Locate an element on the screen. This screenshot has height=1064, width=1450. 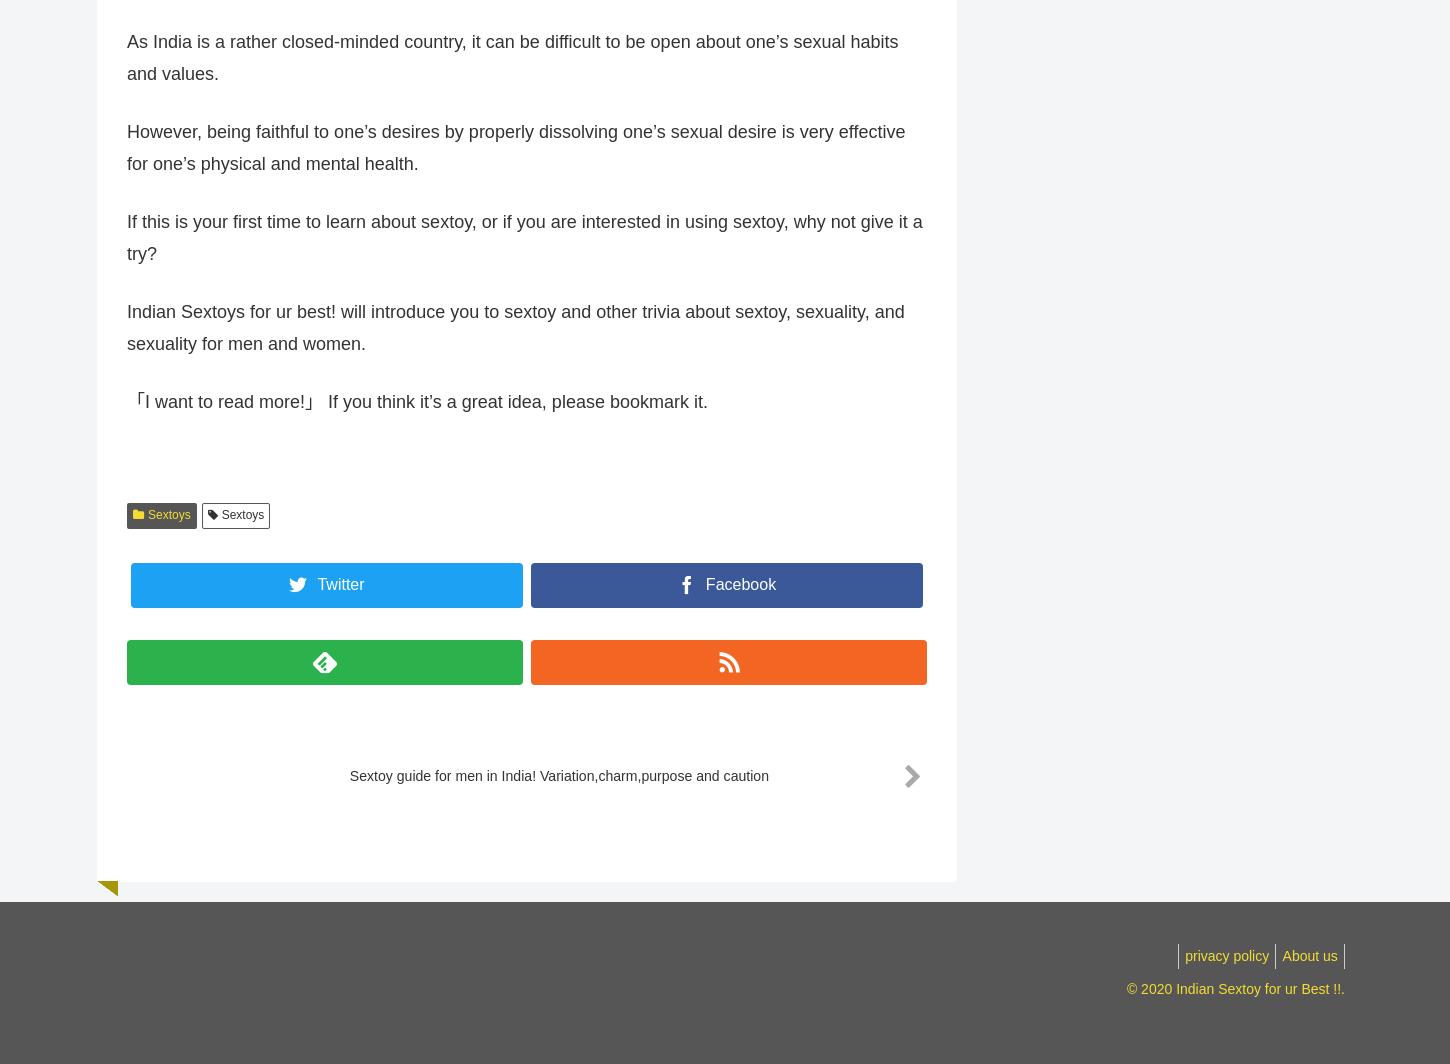
'As India is a rather closed-minded country, it can be difficult to be open about one’s sexual habits and values.' is located at coordinates (512, 68).